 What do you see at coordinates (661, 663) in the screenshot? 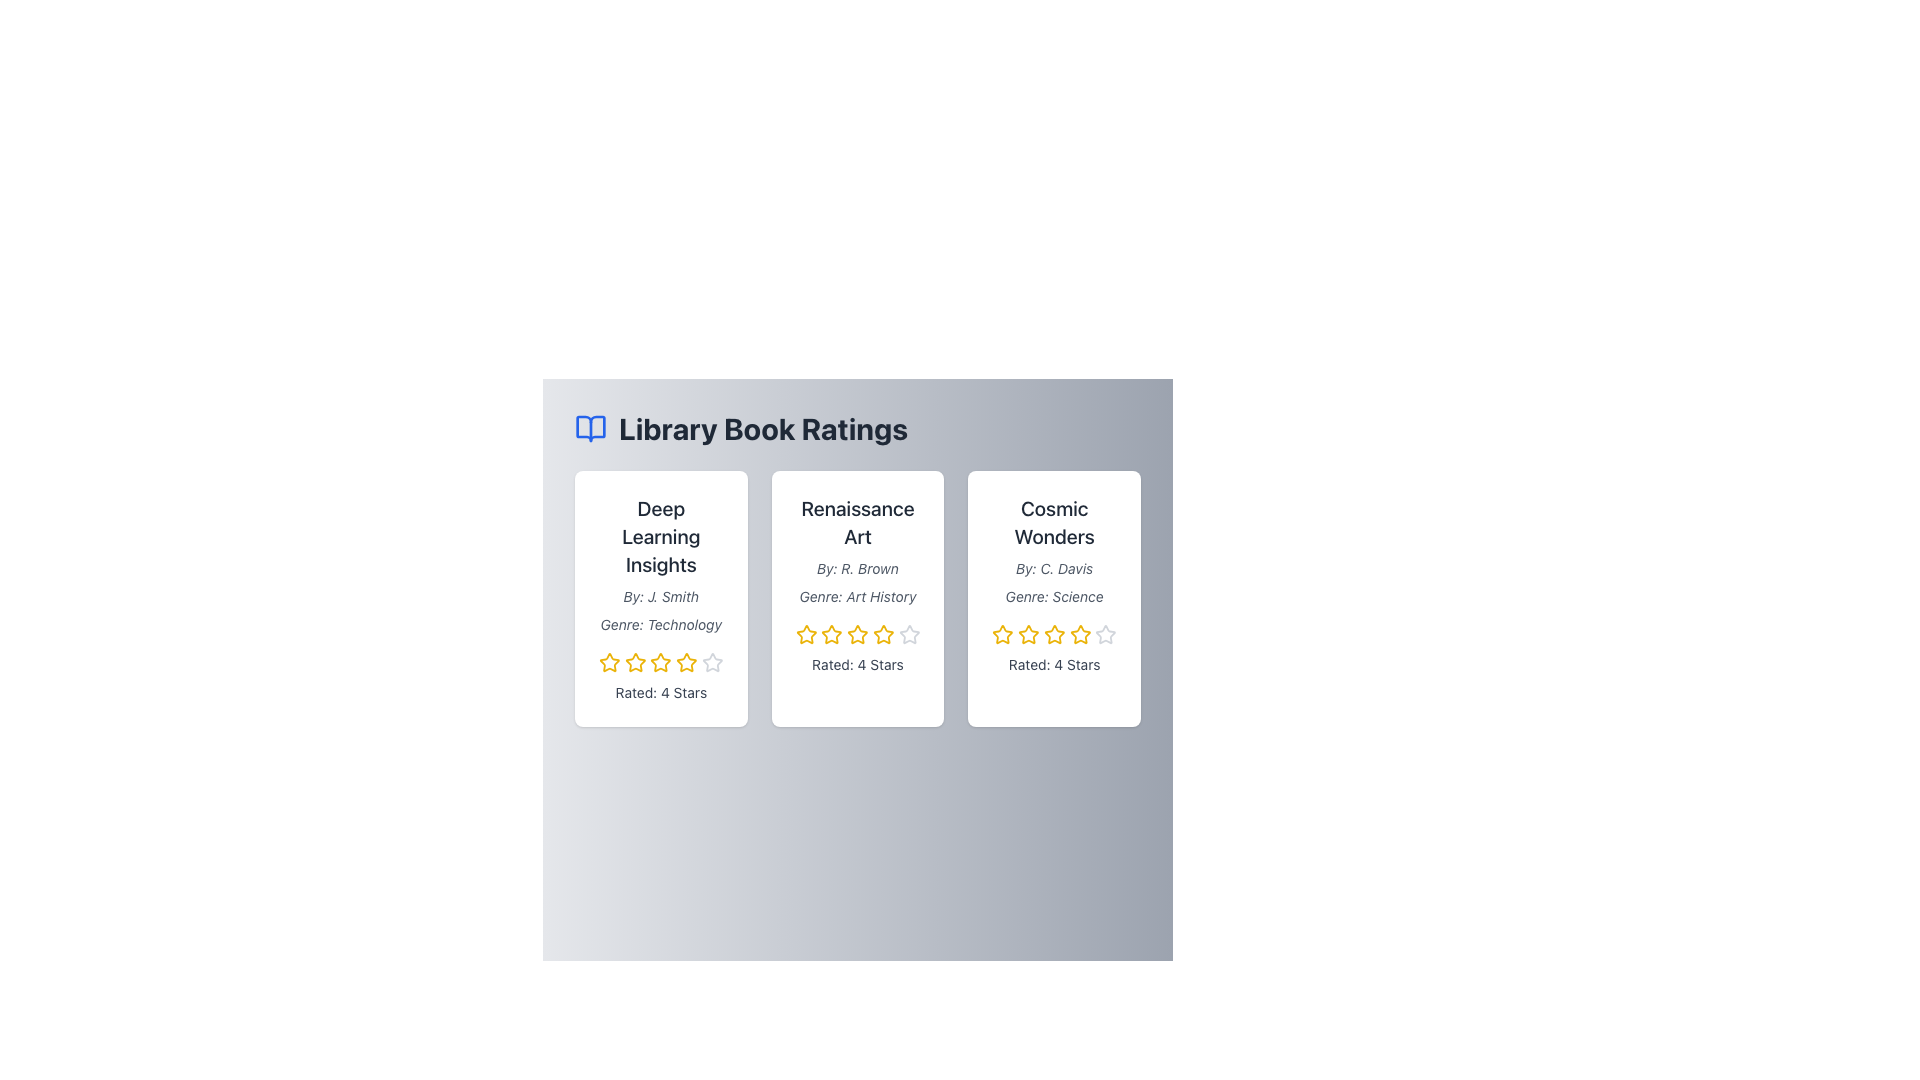
I see `the third star icon in the rating component beneath the text 'Genre: Technology'` at bounding box center [661, 663].